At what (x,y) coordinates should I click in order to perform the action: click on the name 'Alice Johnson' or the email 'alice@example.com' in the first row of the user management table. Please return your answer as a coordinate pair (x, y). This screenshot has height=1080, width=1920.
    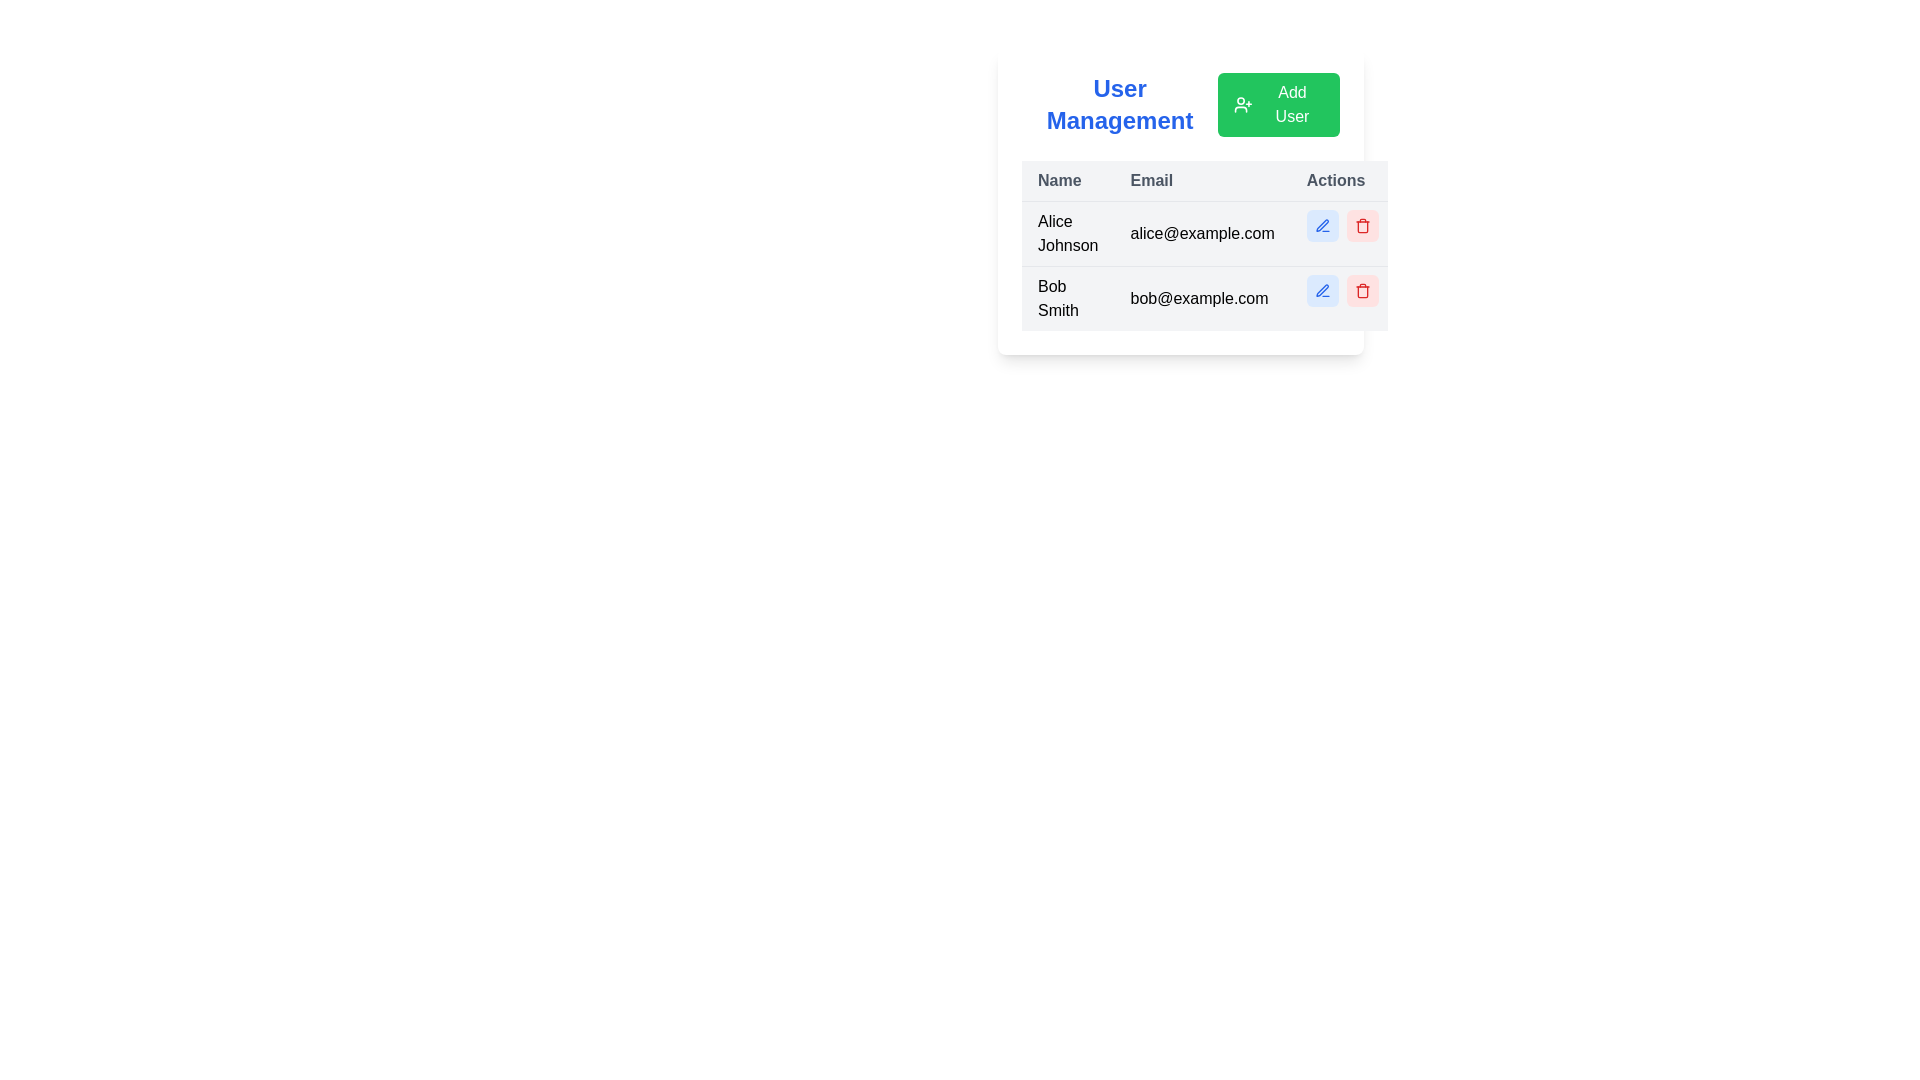
    Looking at the image, I should click on (1207, 233).